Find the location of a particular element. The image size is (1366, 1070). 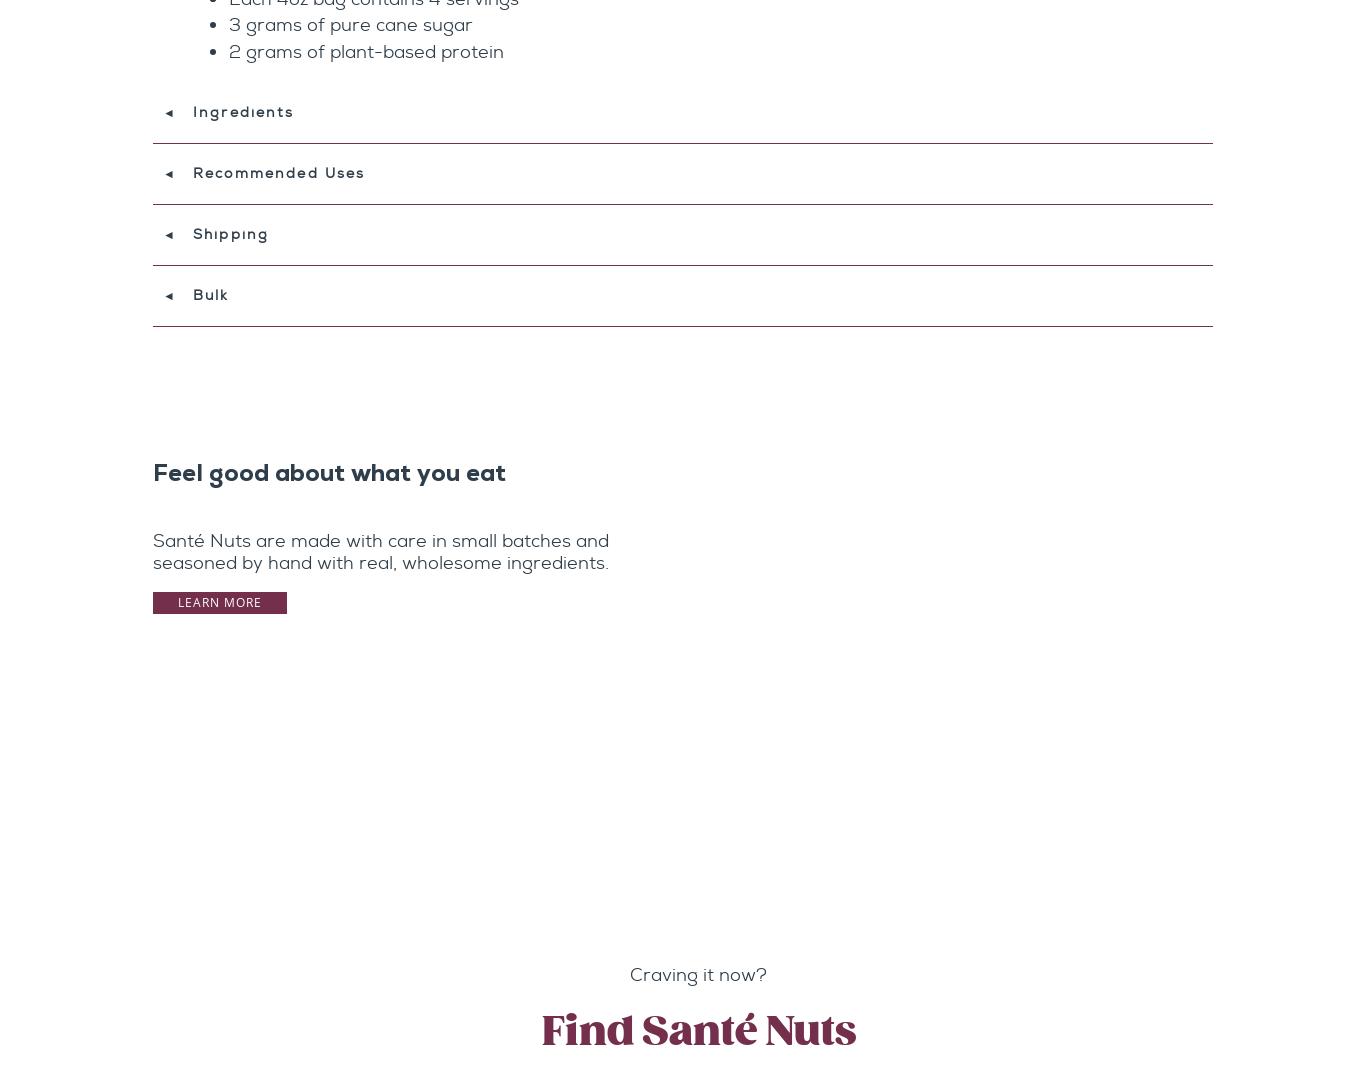

'Craving it now?' is located at coordinates (628, 973).